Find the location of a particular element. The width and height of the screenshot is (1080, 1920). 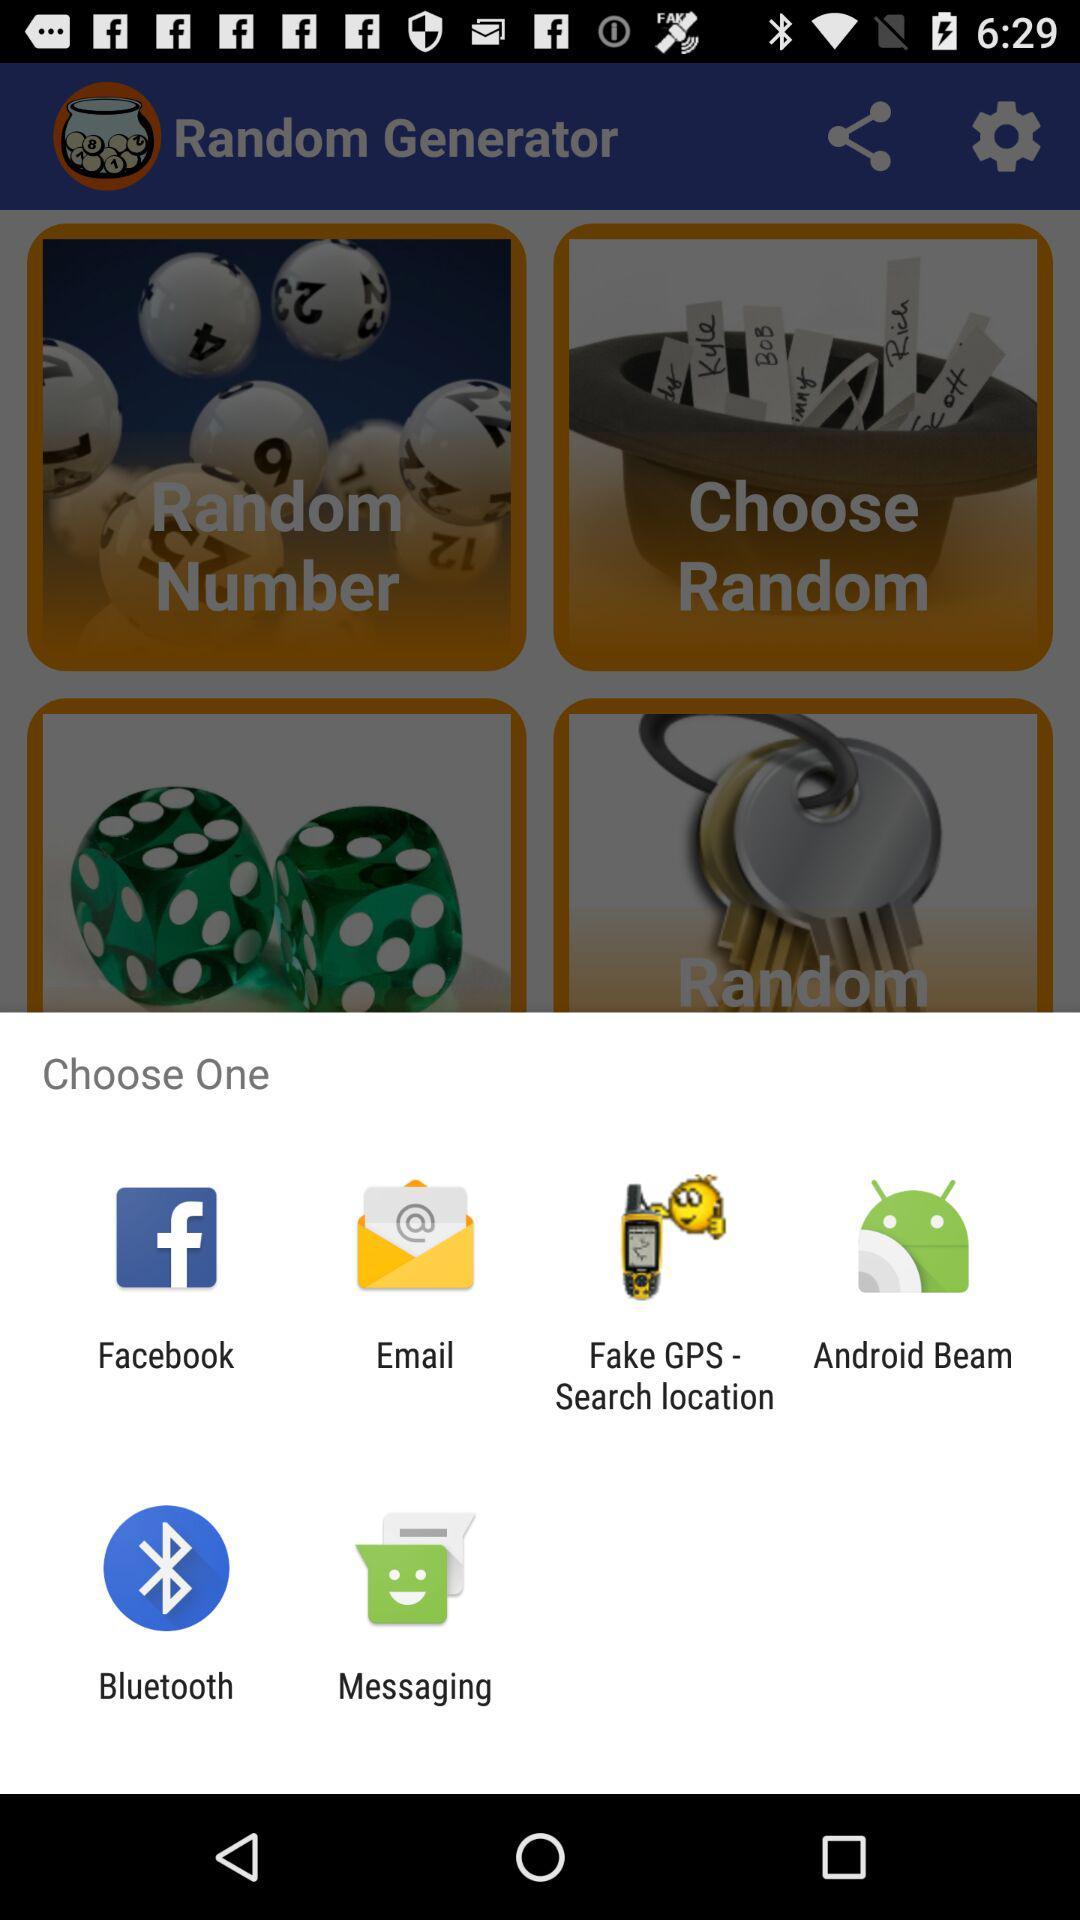

the icon next to fake gps search icon is located at coordinates (913, 1374).